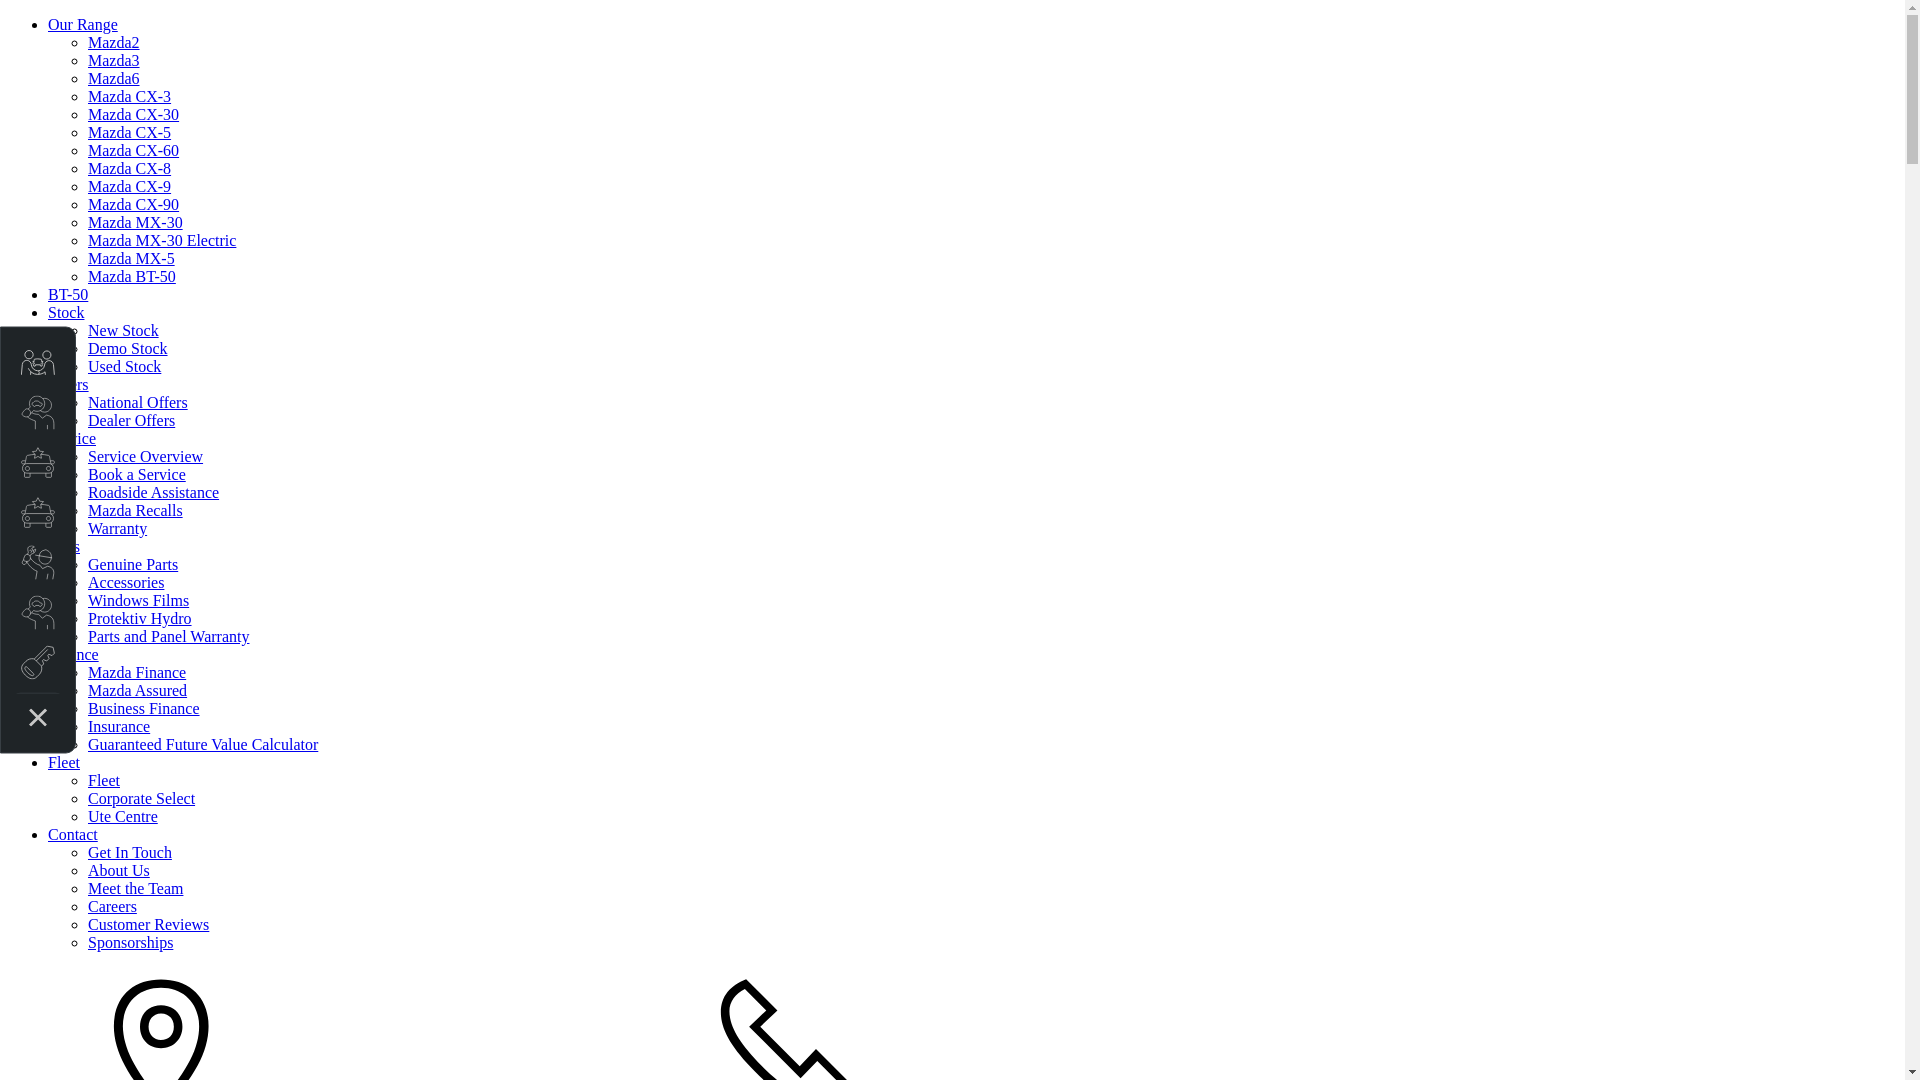 This screenshot has width=1920, height=1080. I want to click on 'Windows Films', so click(137, 599).